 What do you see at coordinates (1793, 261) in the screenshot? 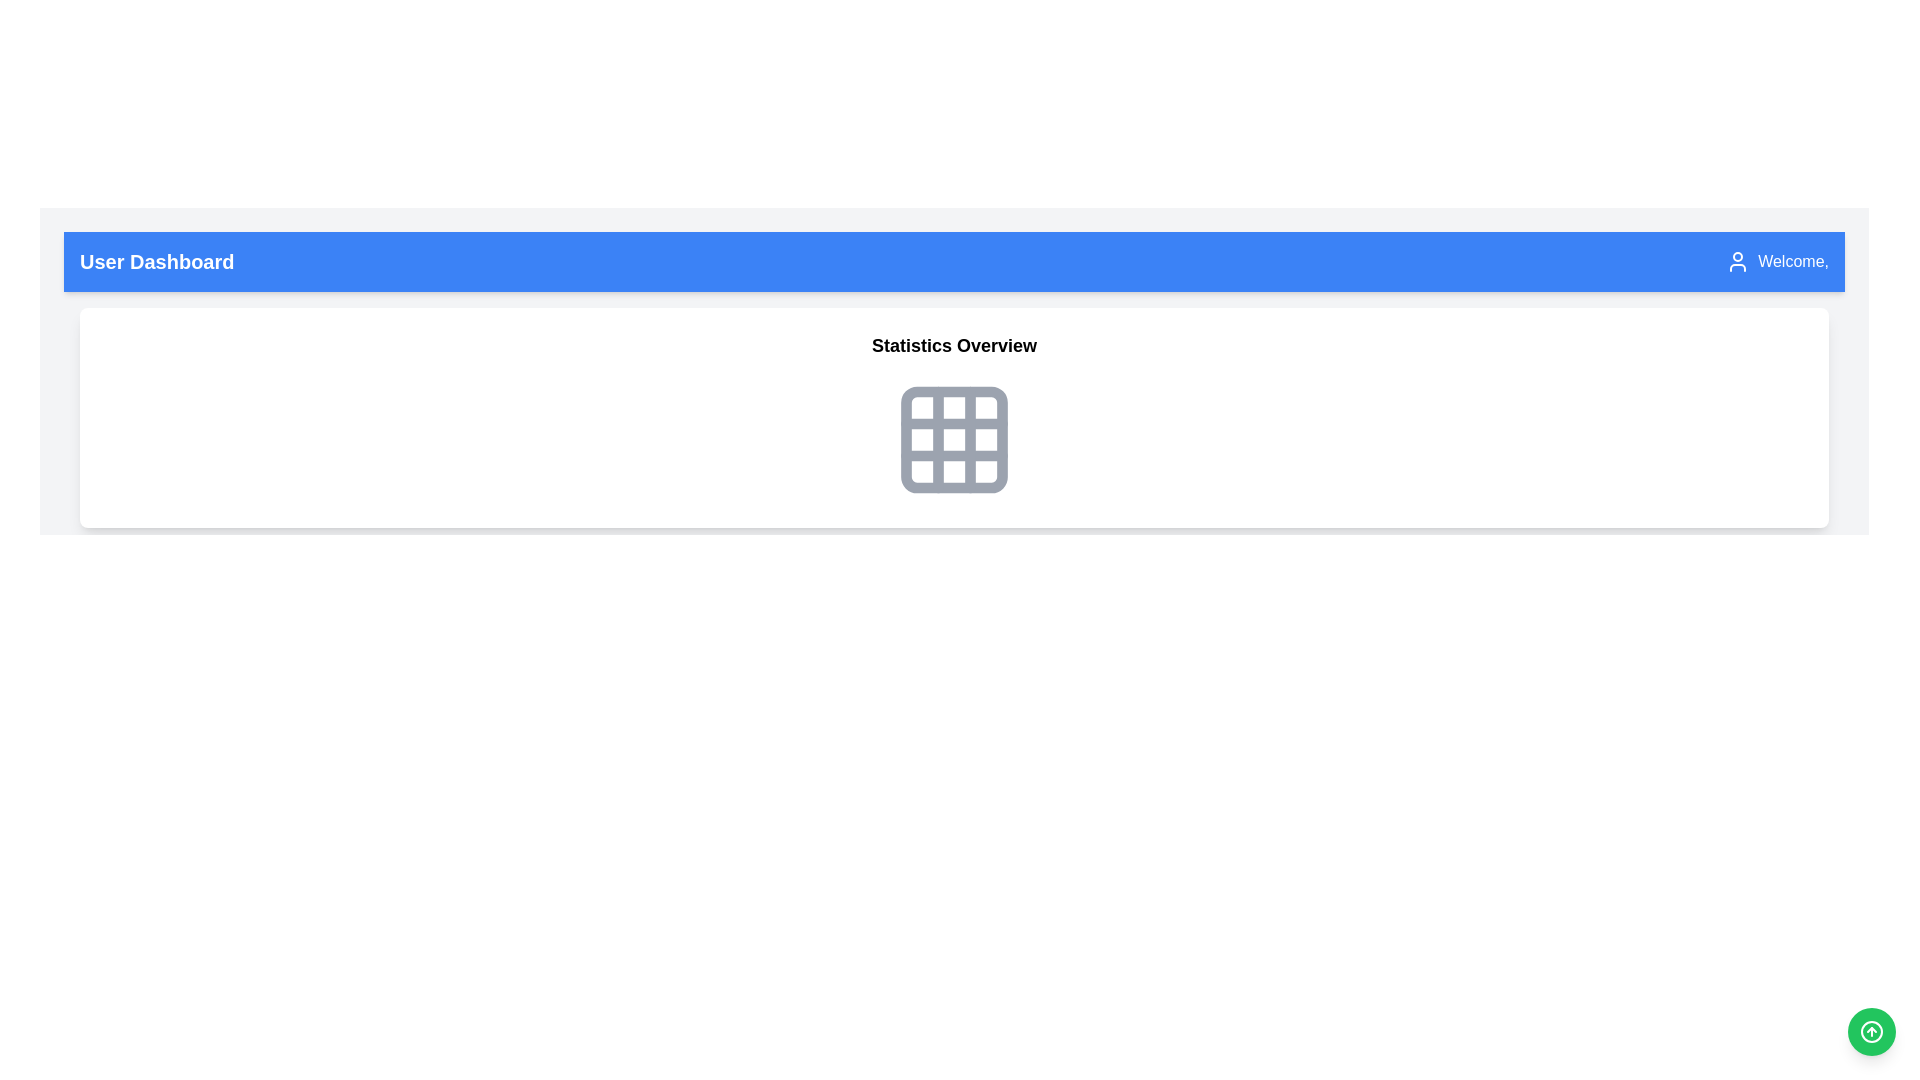
I see `the text label displaying 'Welcome' in white color, located in the upper right corner of the blue header bar, immediately to the right of the user icon` at bounding box center [1793, 261].